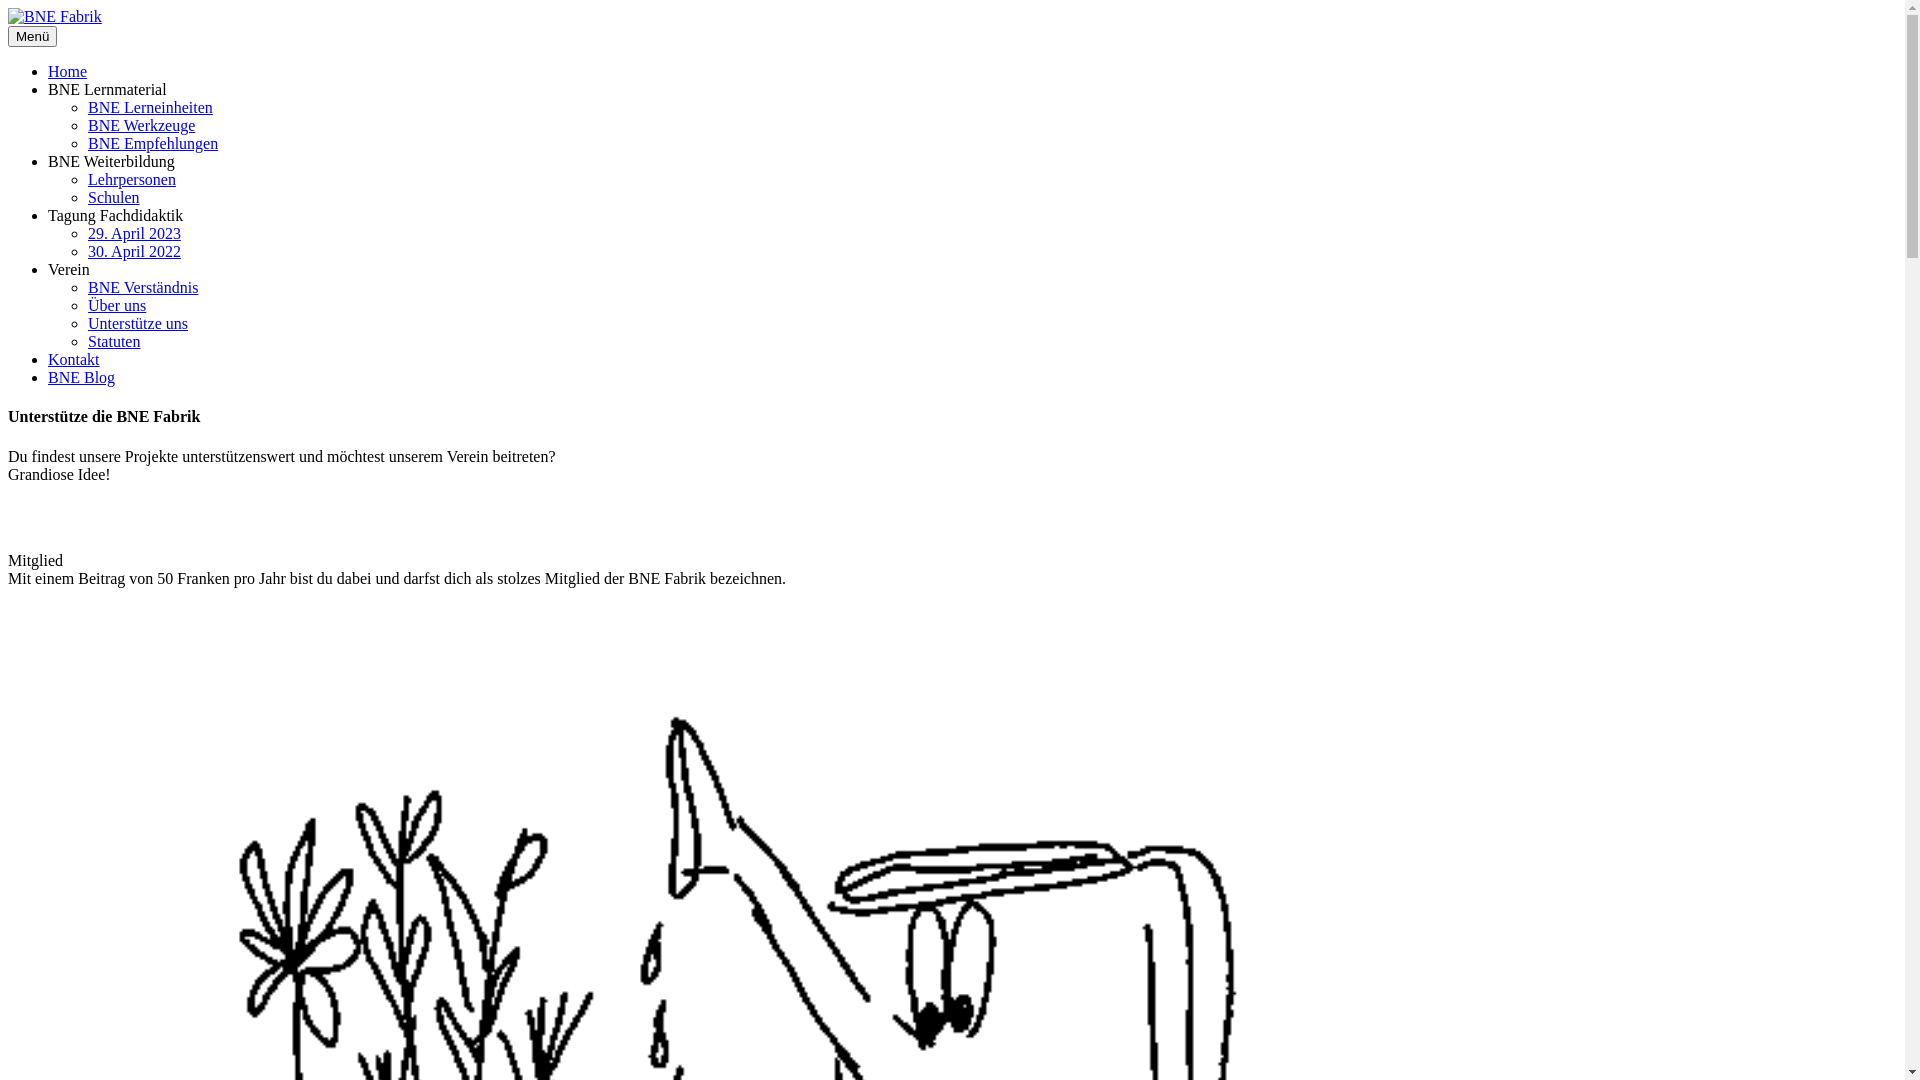 The width and height of the screenshot is (1920, 1080). I want to click on 'BNE Blog', so click(80, 377).